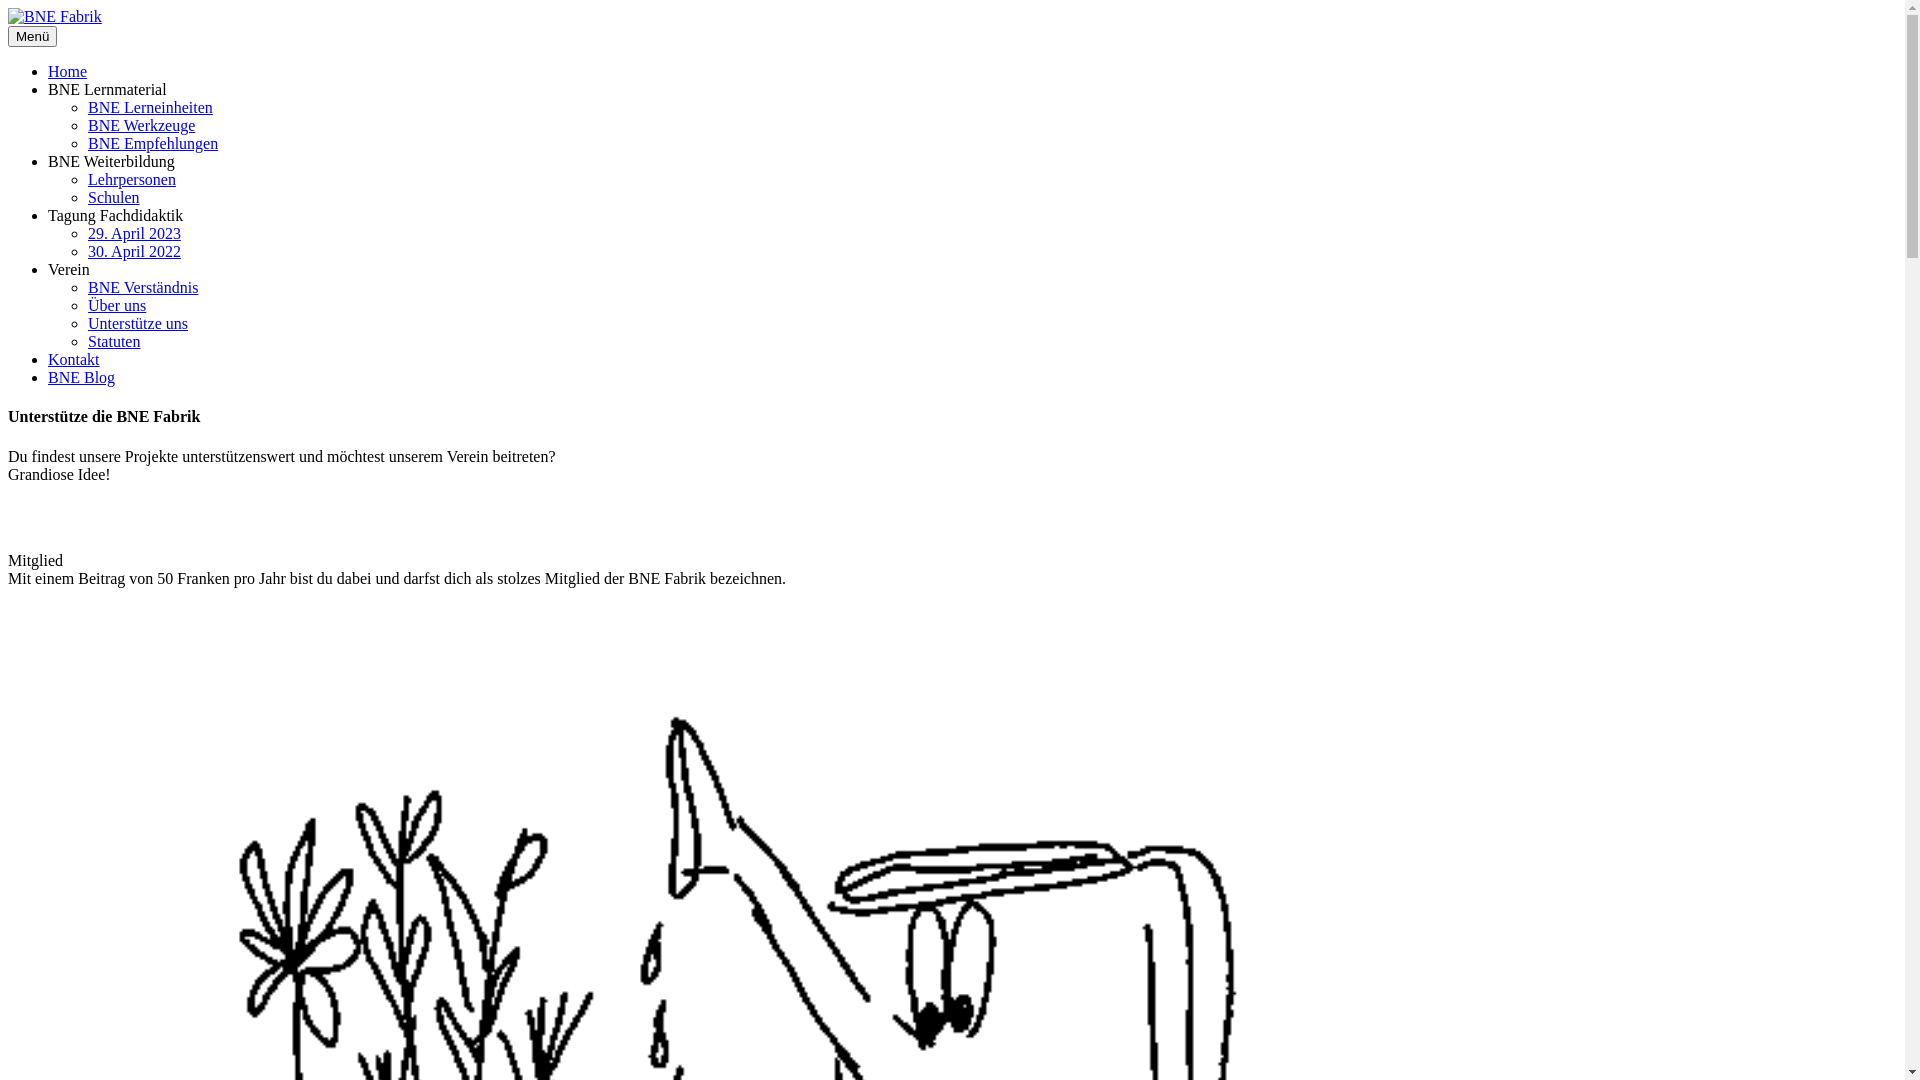 The width and height of the screenshot is (1920, 1080). I want to click on 'BNE Blog', so click(80, 377).